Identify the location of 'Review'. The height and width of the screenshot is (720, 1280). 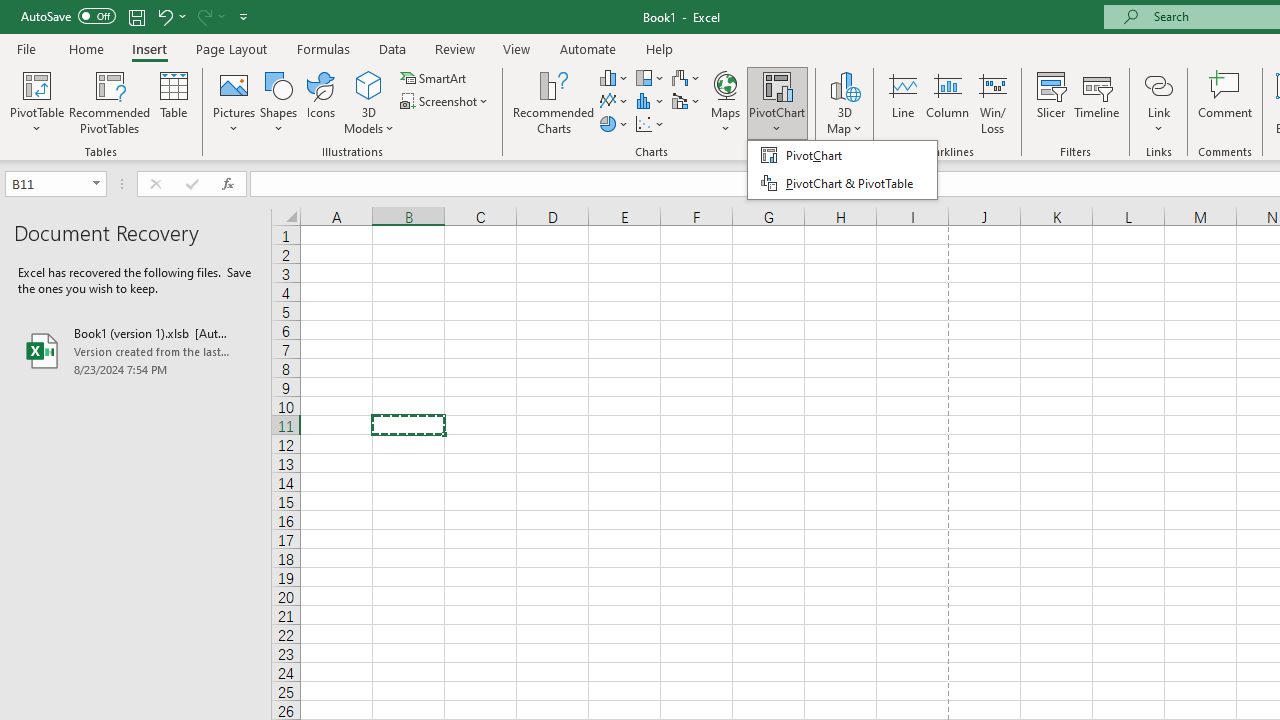
(454, 48).